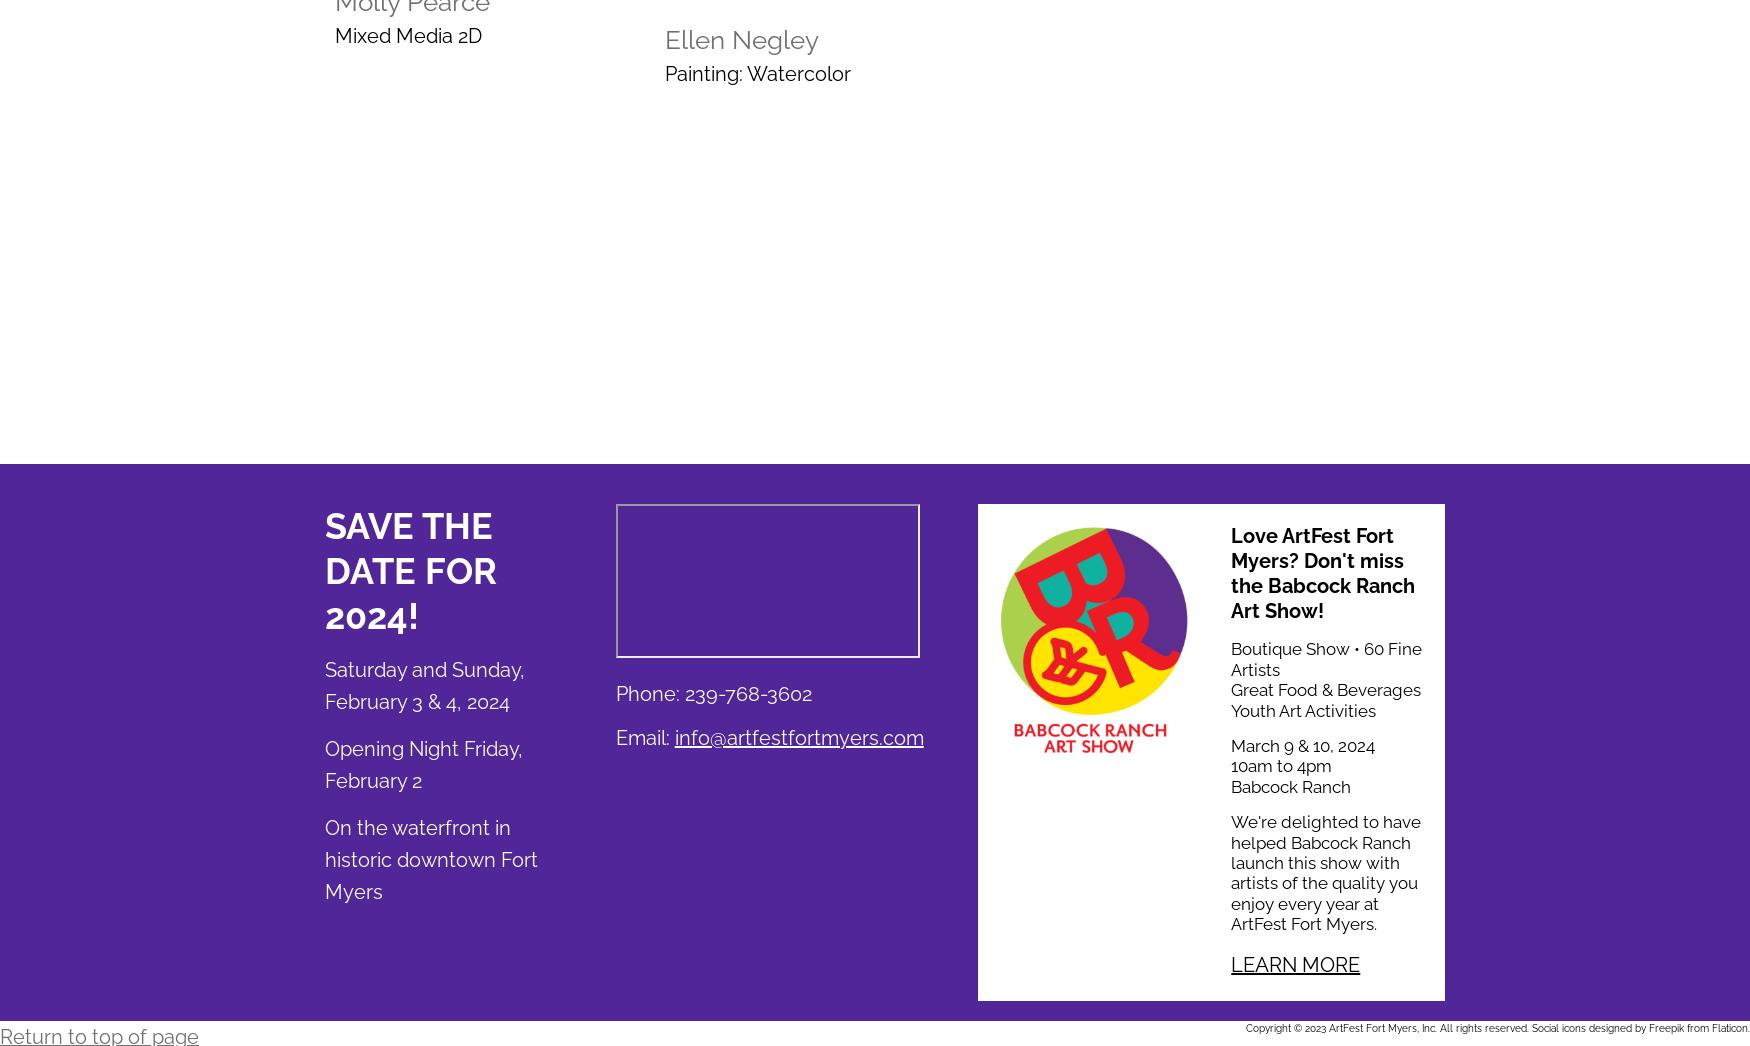  I want to click on 'LEARN MORE', so click(1230, 964).